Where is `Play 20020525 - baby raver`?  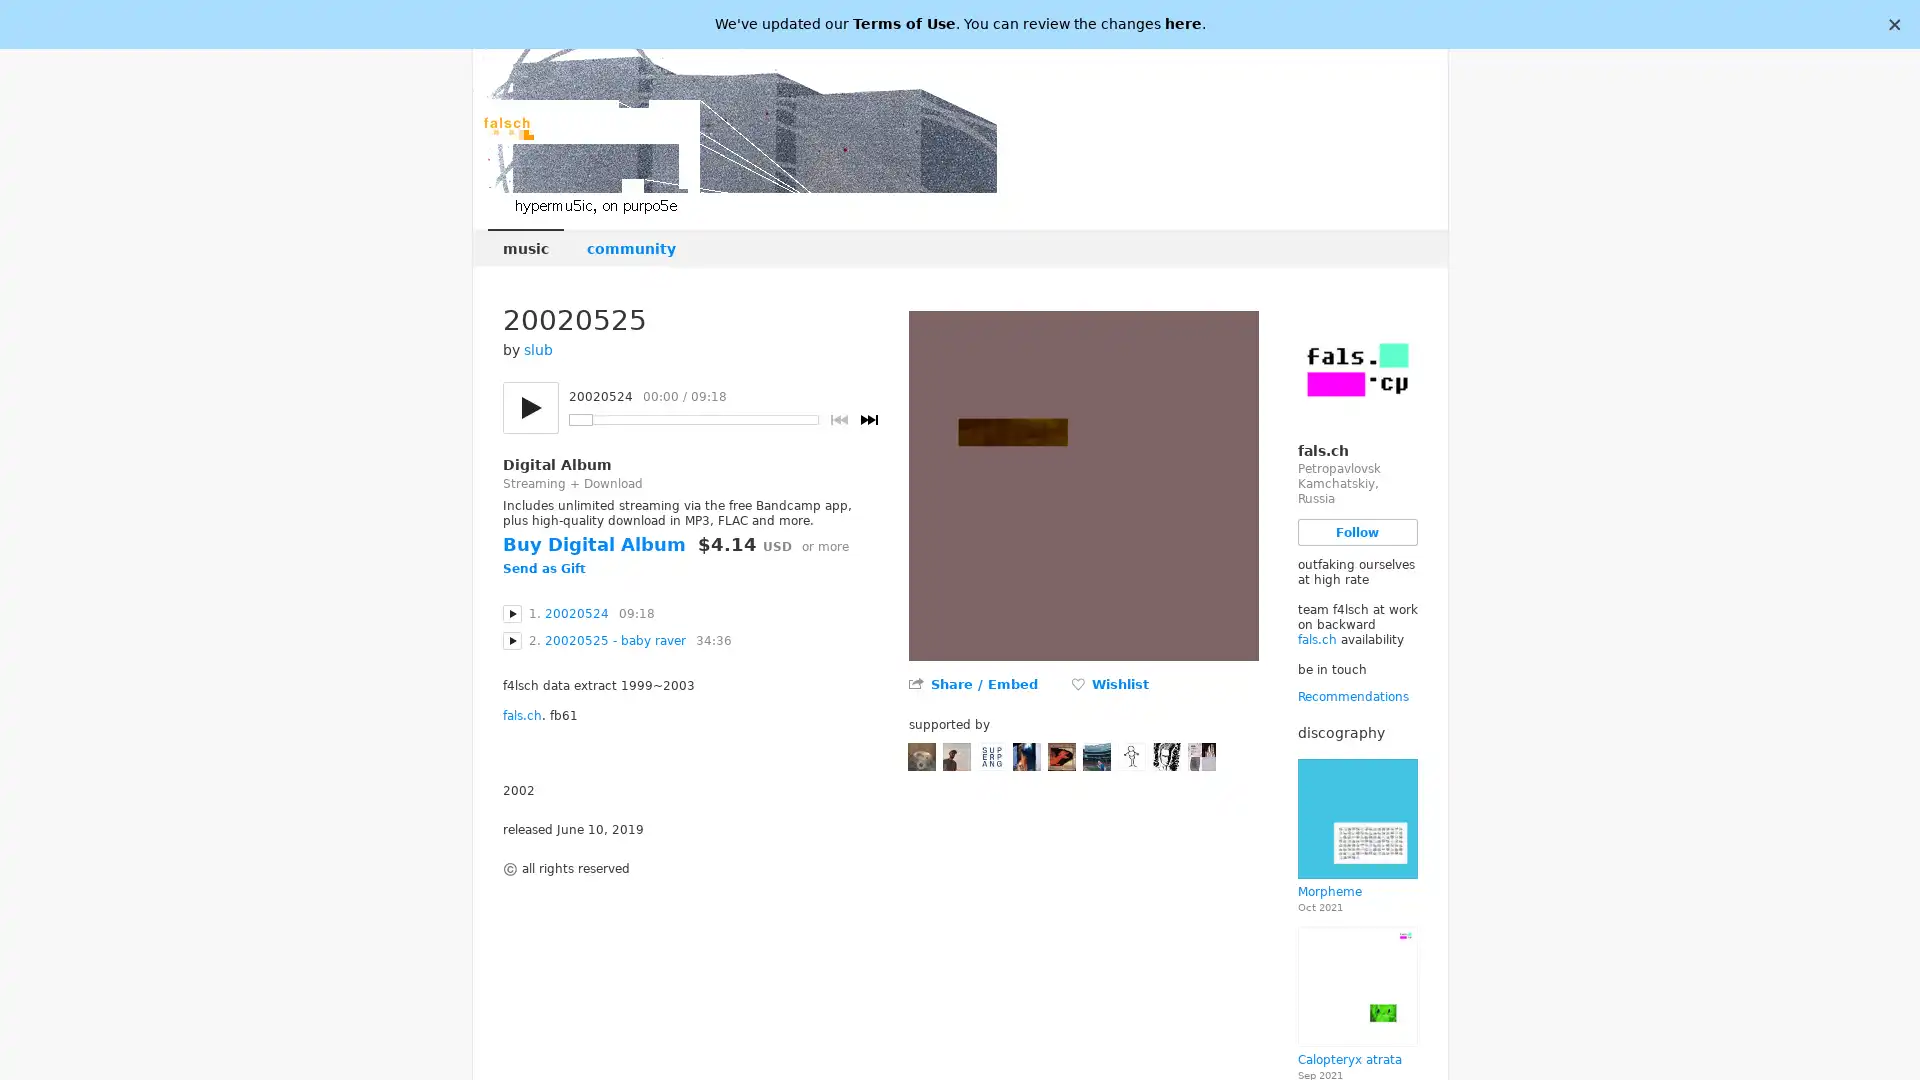 Play 20020525 - baby raver is located at coordinates (511, 640).